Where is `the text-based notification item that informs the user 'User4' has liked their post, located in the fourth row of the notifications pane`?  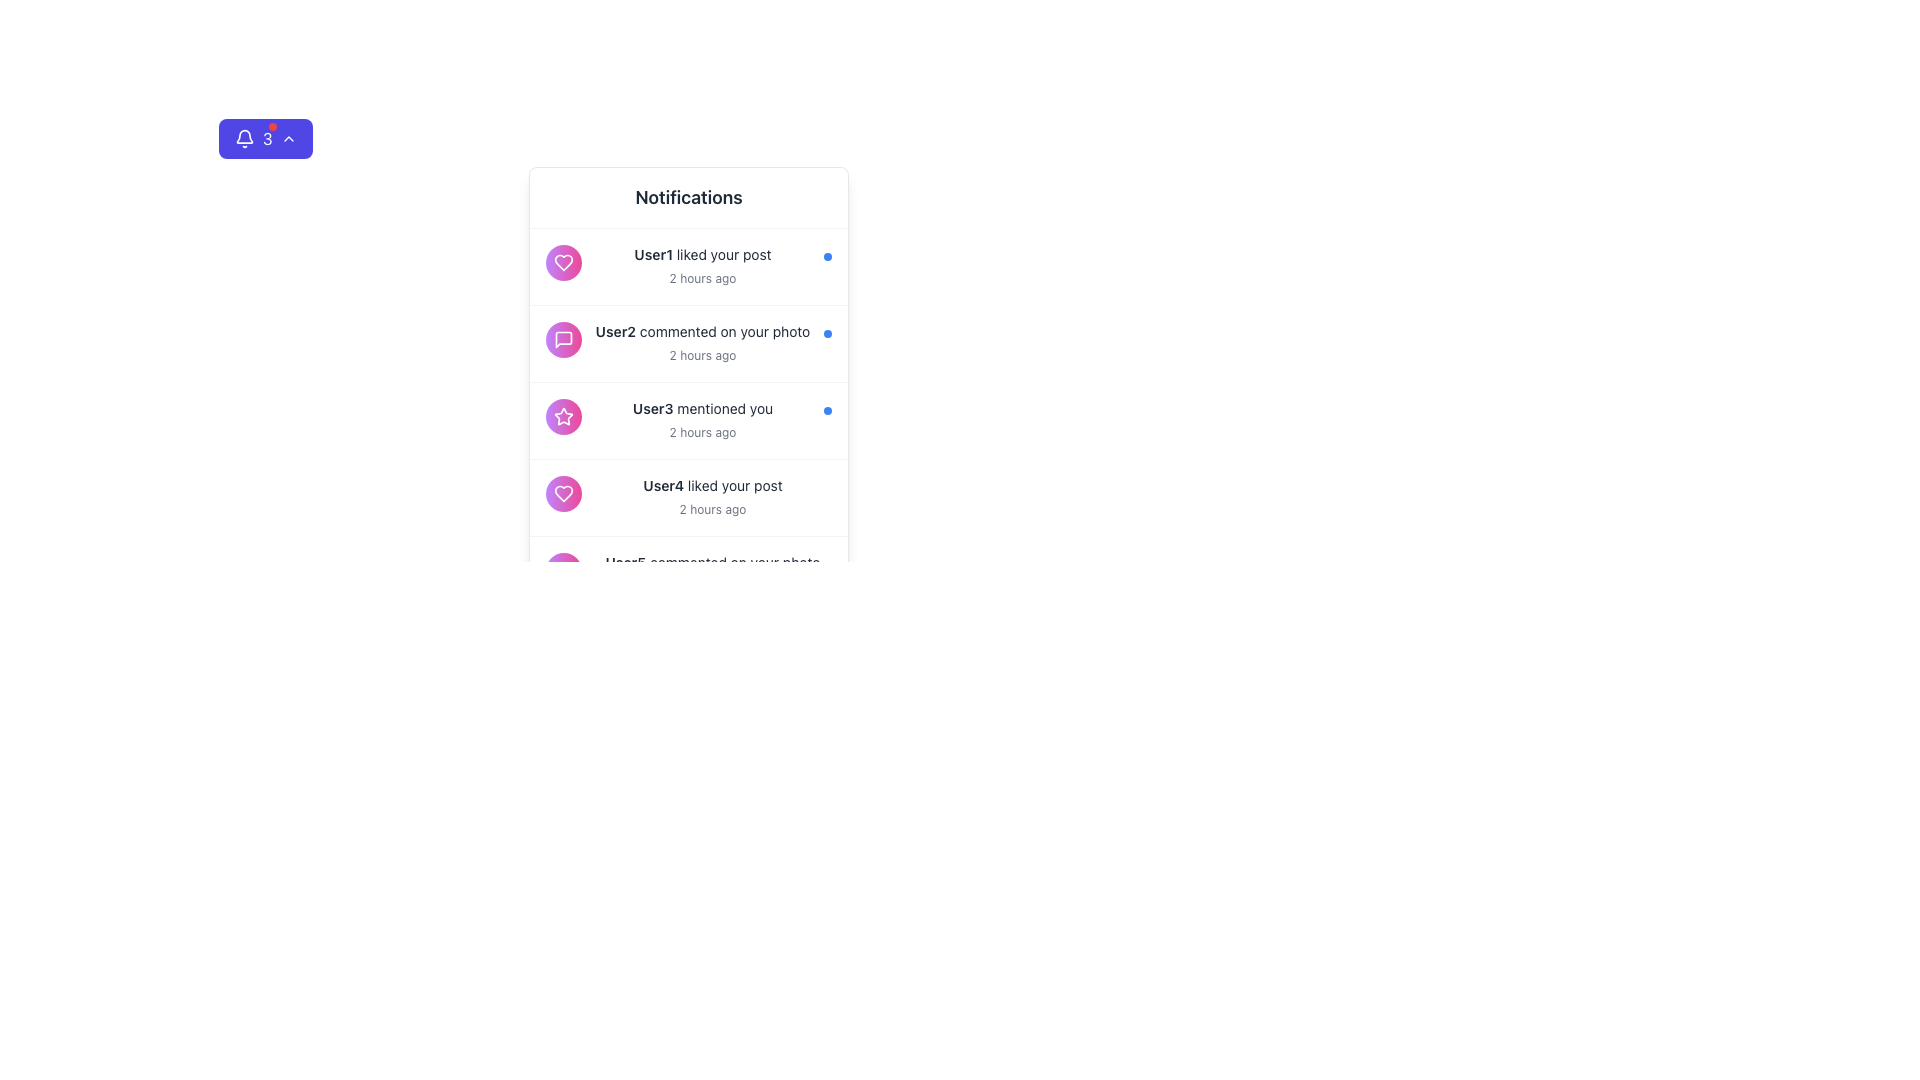
the text-based notification item that informs the user 'User4' has liked their post, located in the fourth row of the notifications pane is located at coordinates (713, 486).